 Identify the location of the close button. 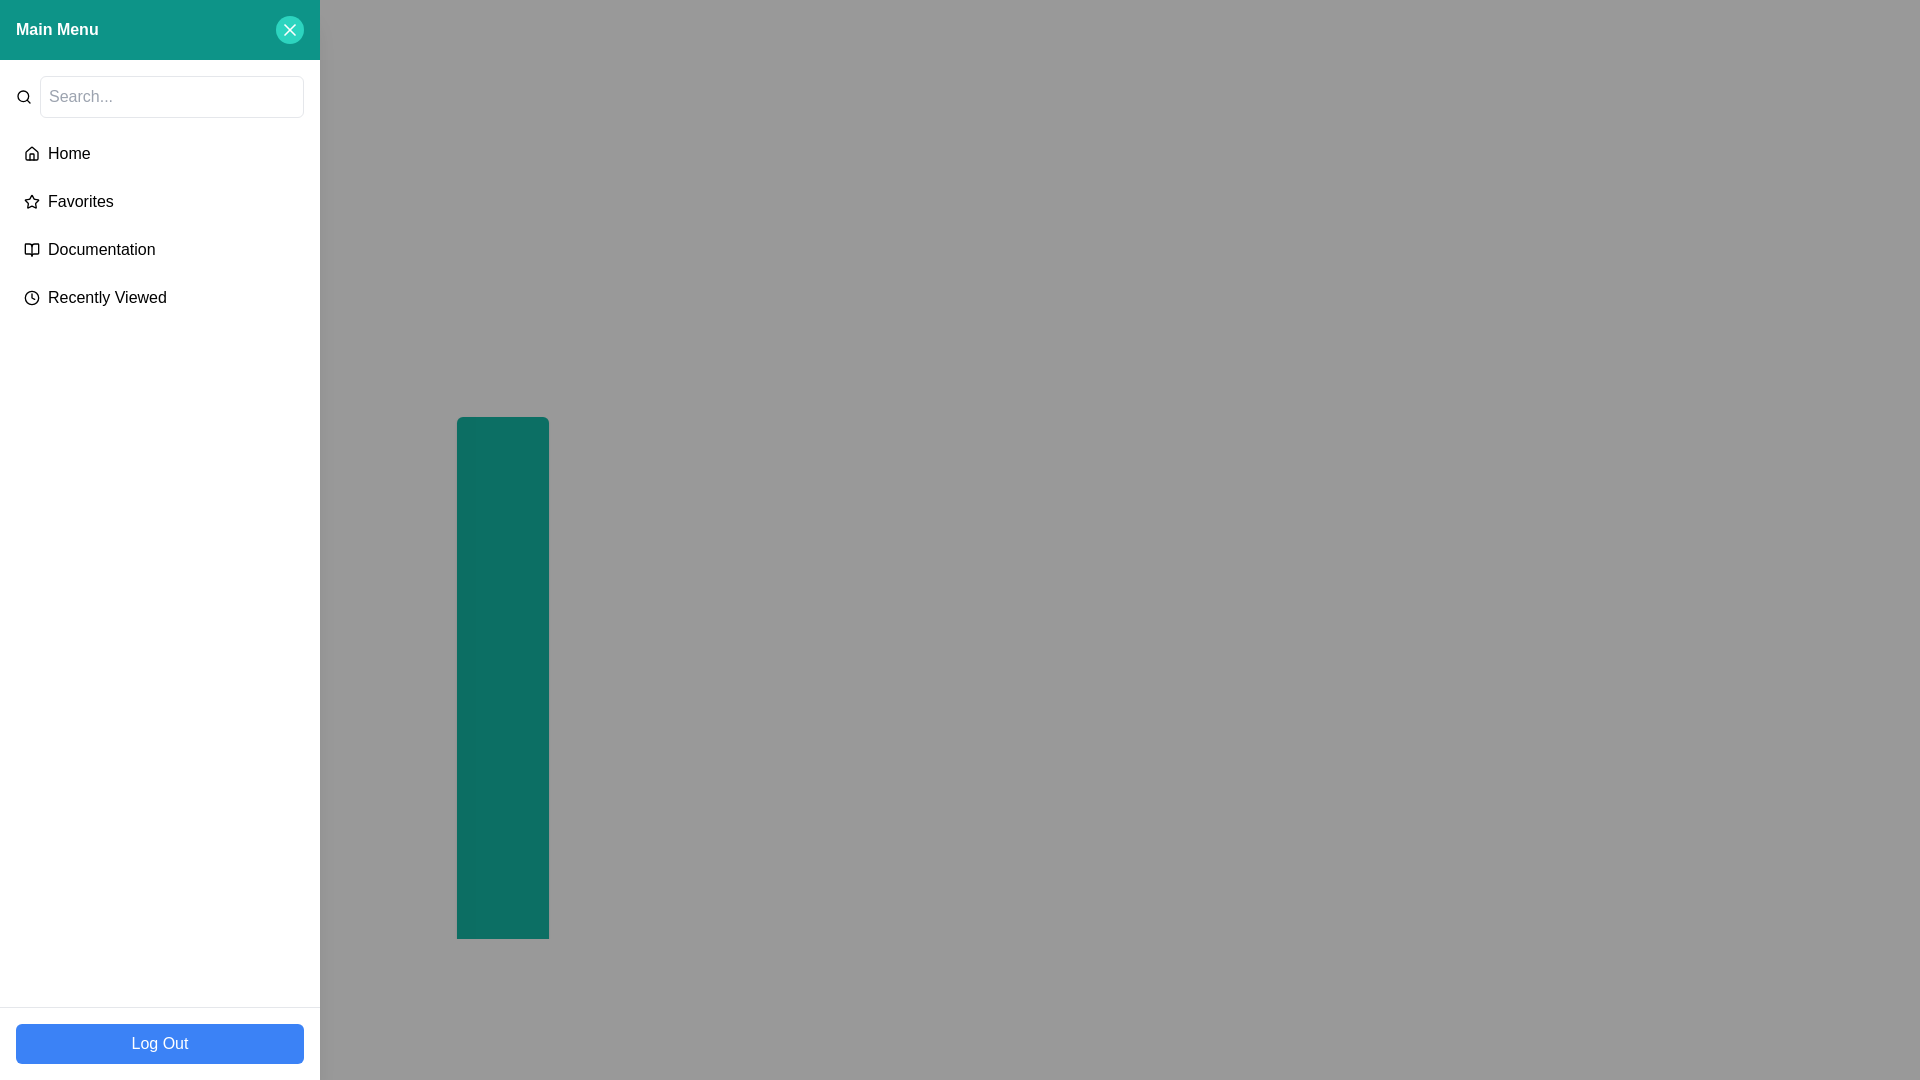
(288, 30).